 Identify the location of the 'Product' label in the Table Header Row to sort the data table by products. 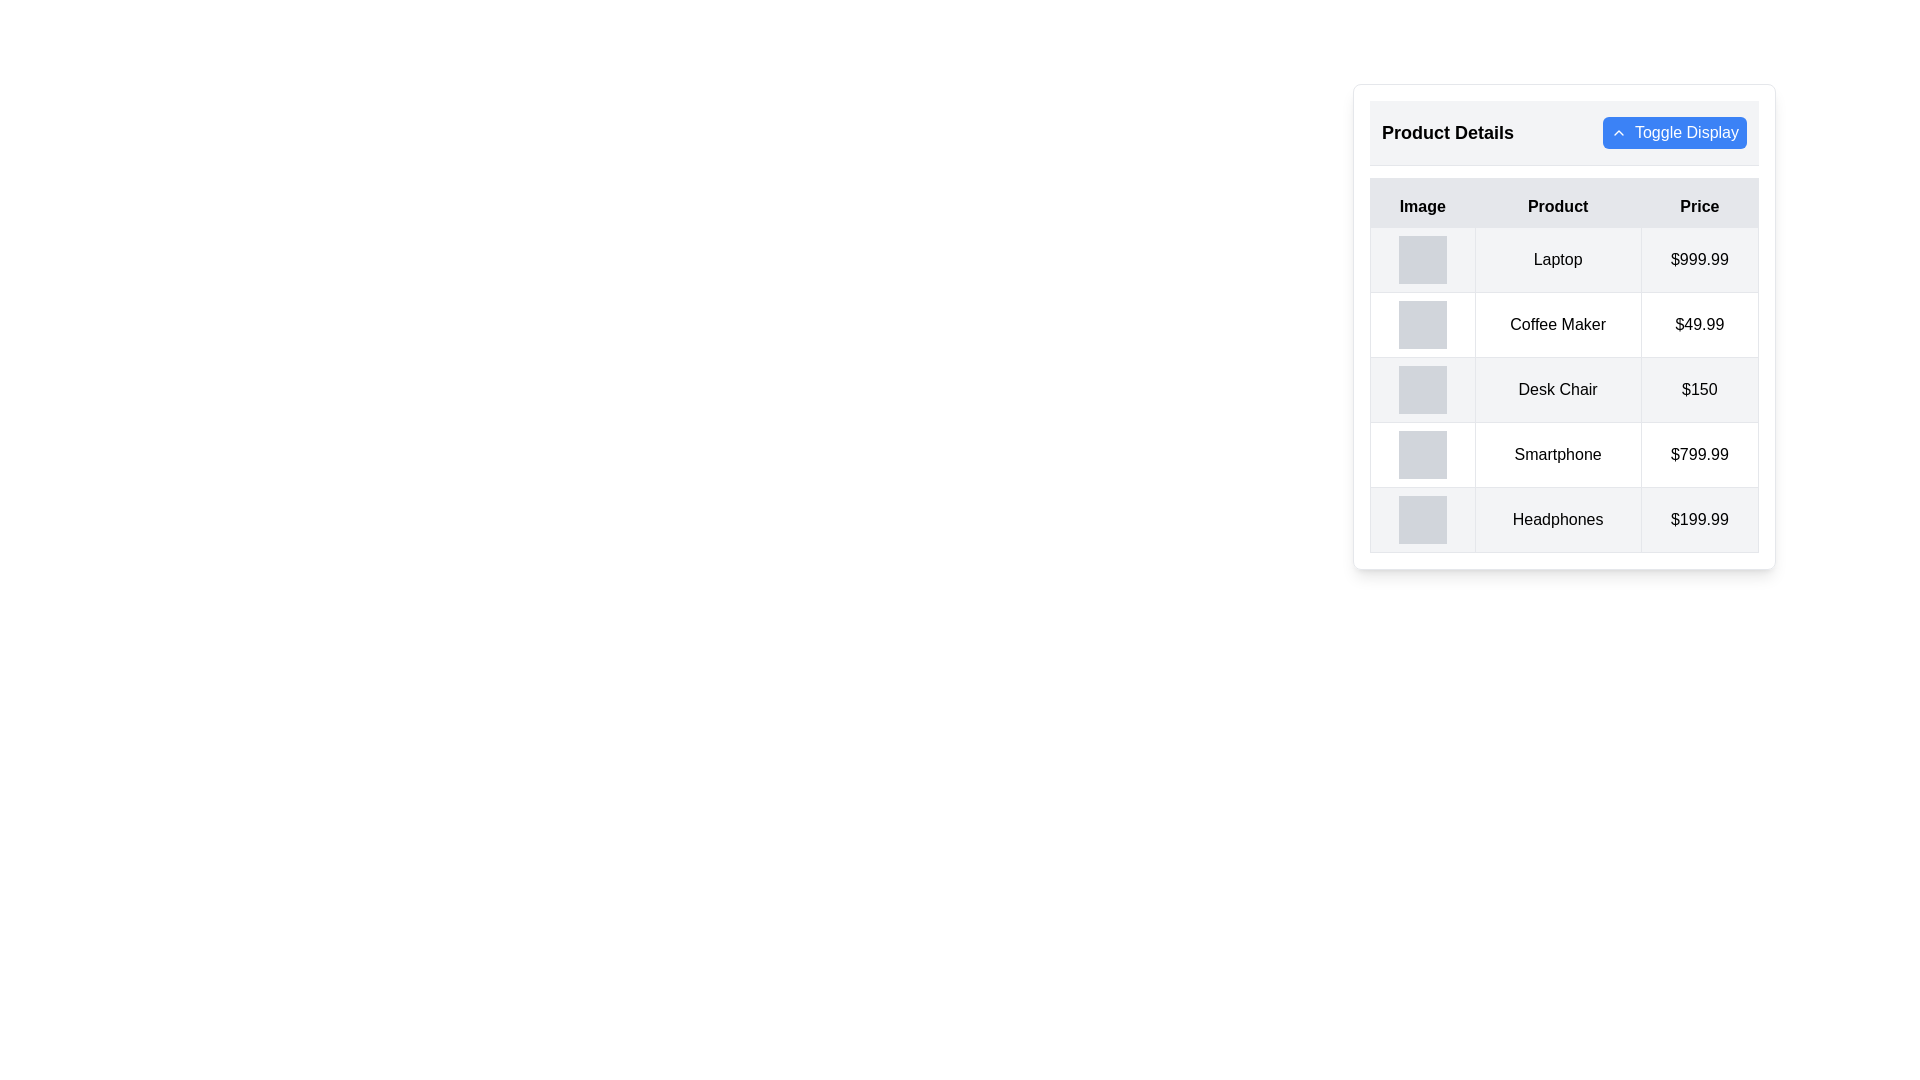
(1563, 203).